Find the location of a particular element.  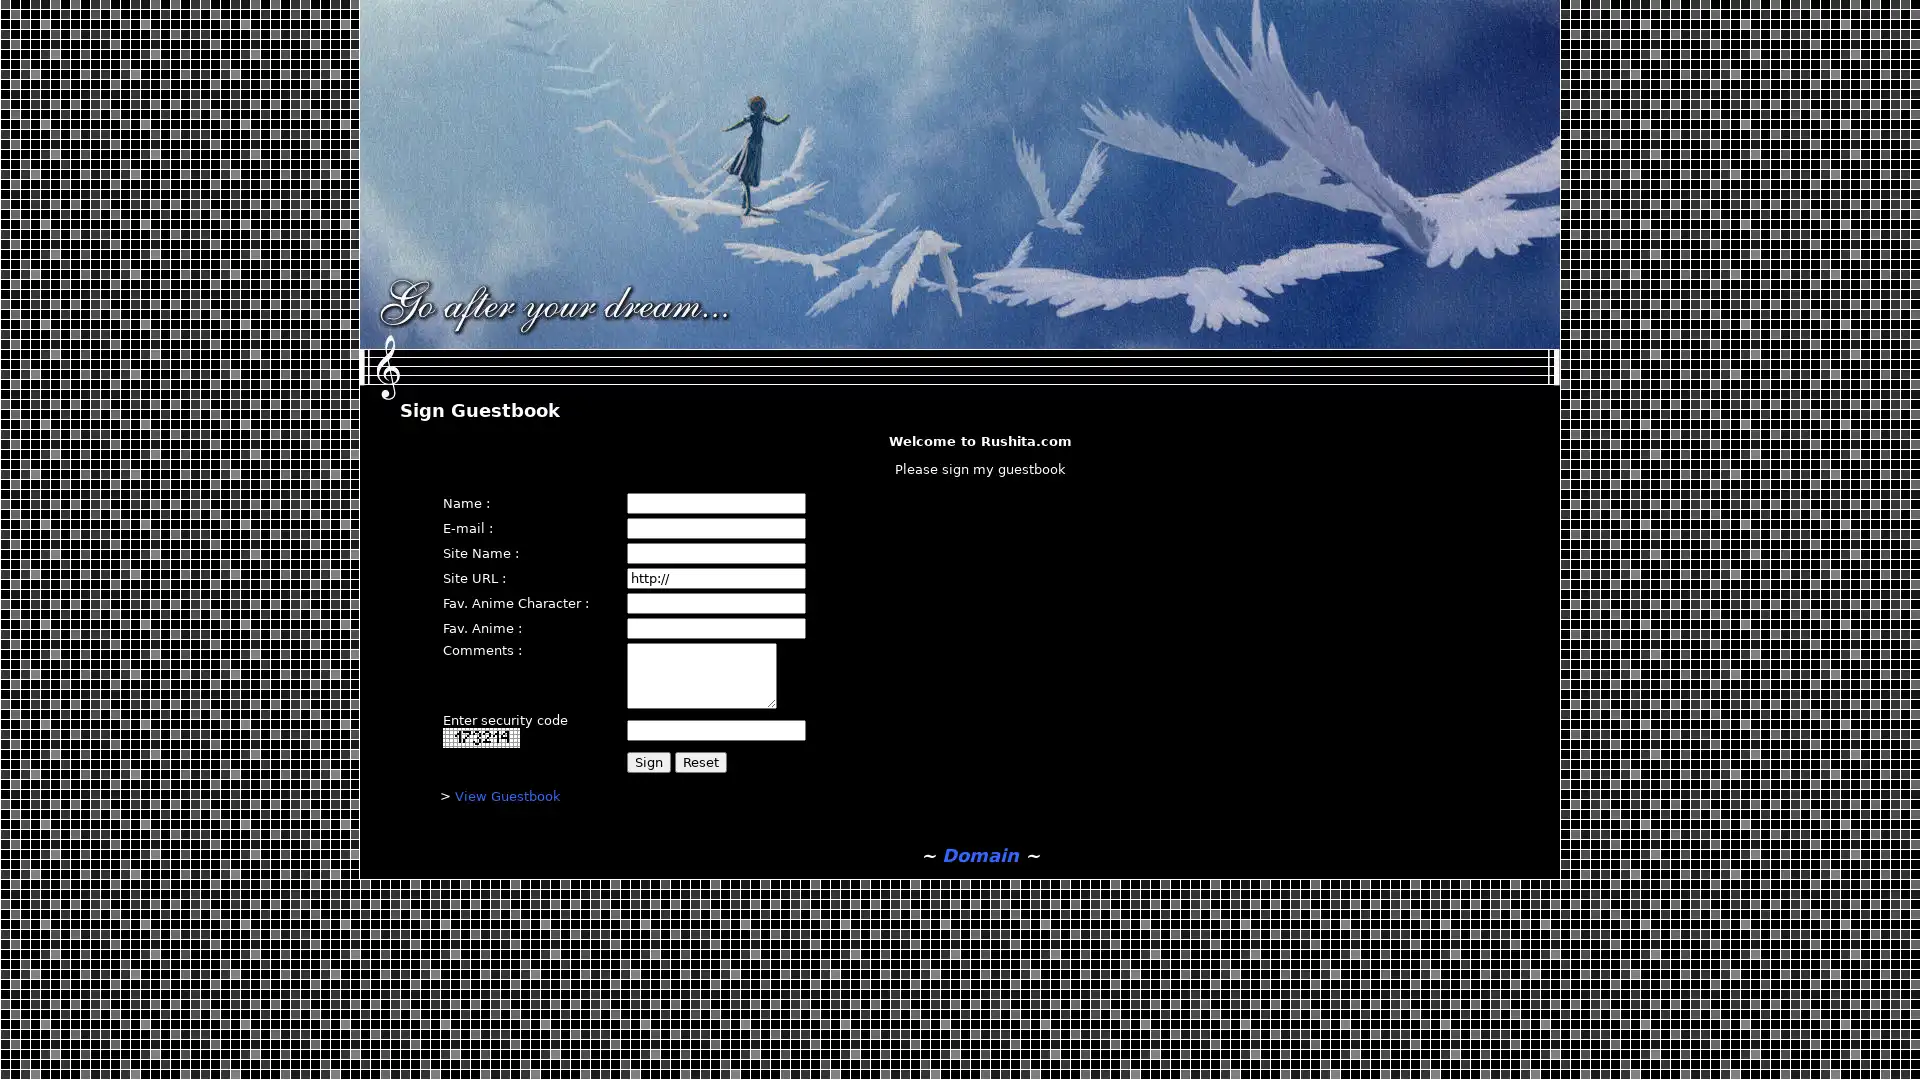

Sign is located at coordinates (648, 762).